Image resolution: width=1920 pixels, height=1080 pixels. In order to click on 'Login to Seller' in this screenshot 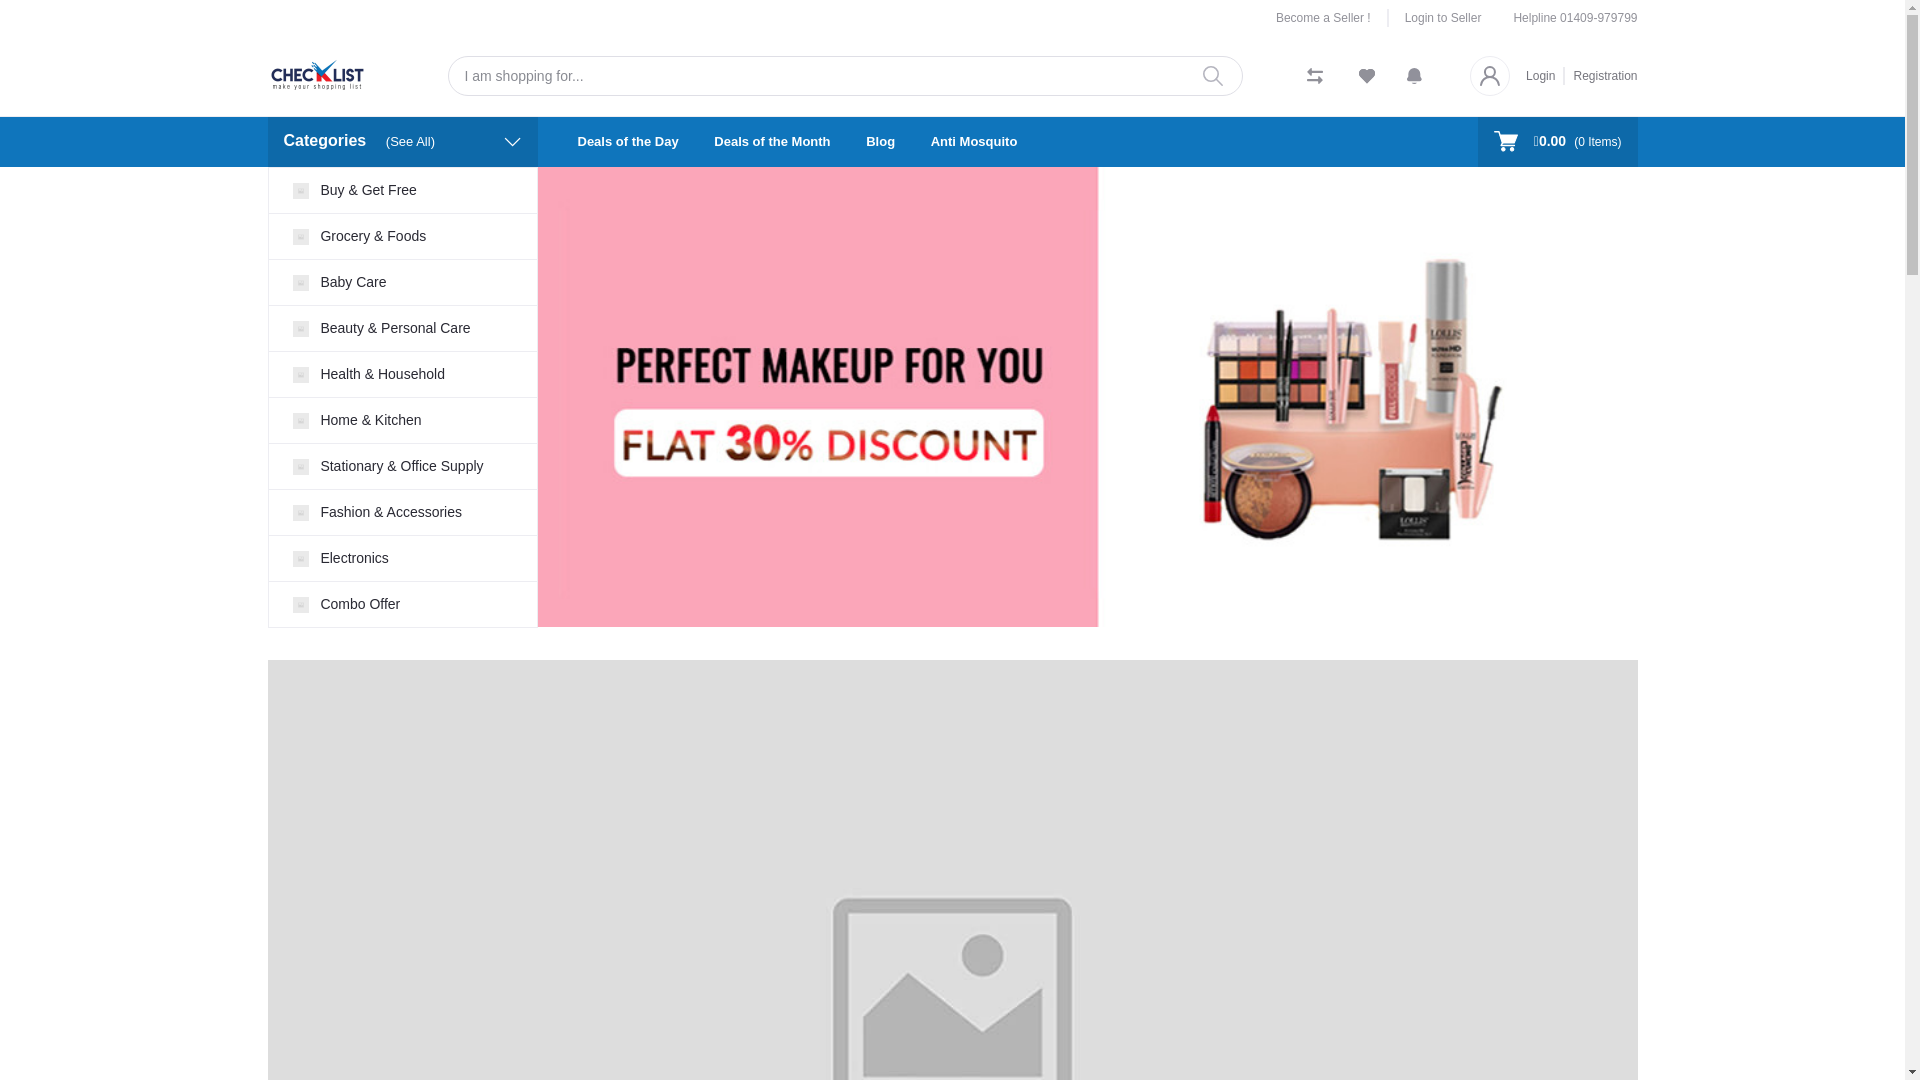, I will do `click(1434, 18)`.